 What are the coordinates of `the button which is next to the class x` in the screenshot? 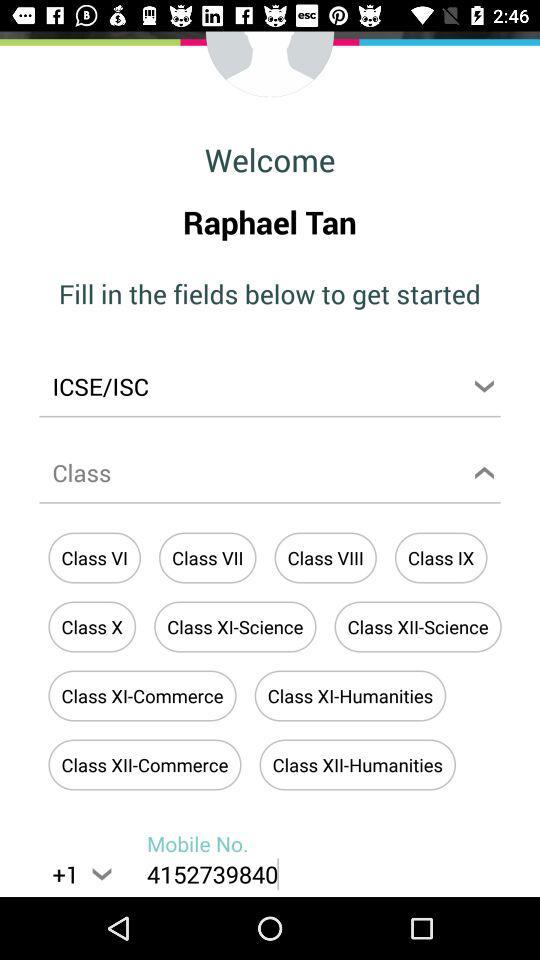 It's located at (234, 626).